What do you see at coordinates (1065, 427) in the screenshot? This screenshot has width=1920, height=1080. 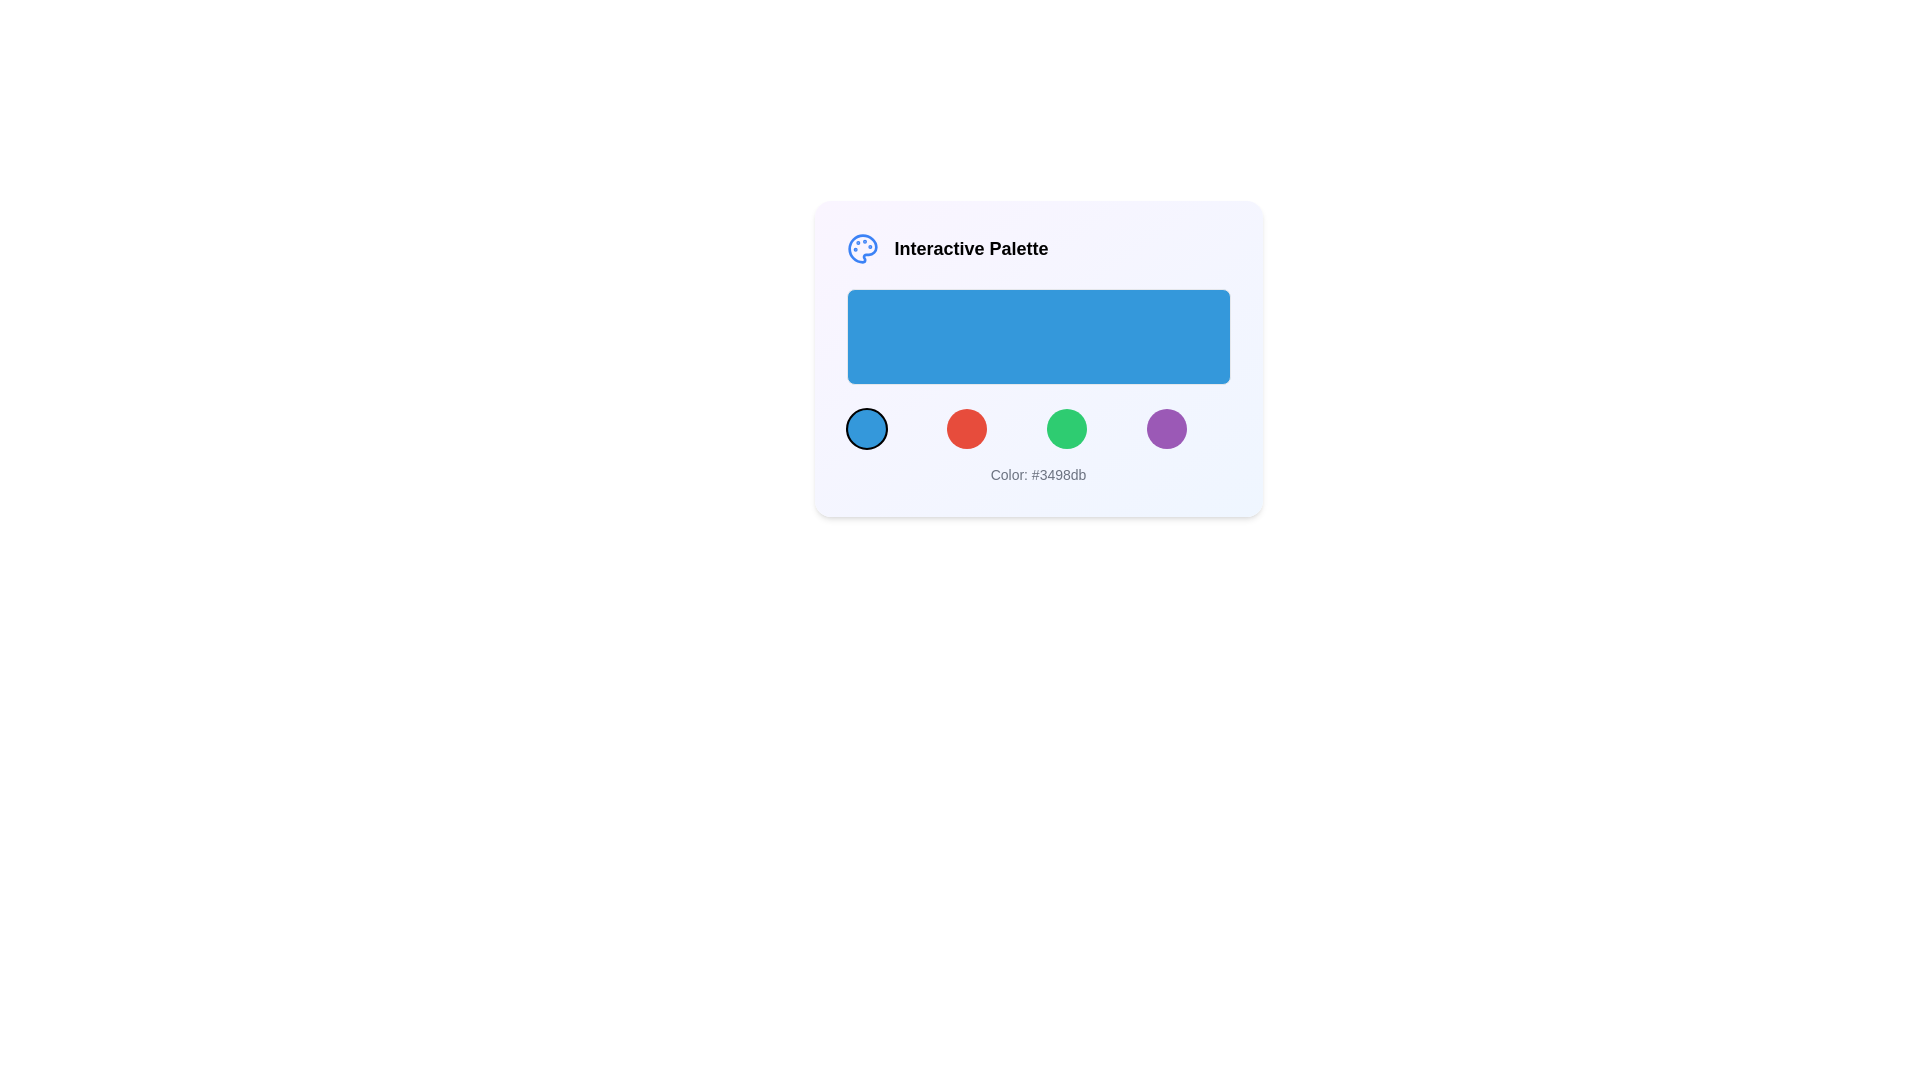 I see `the green circular button located in a grid layout, which is the third button in a row of four, below a blue rectangle` at bounding box center [1065, 427].